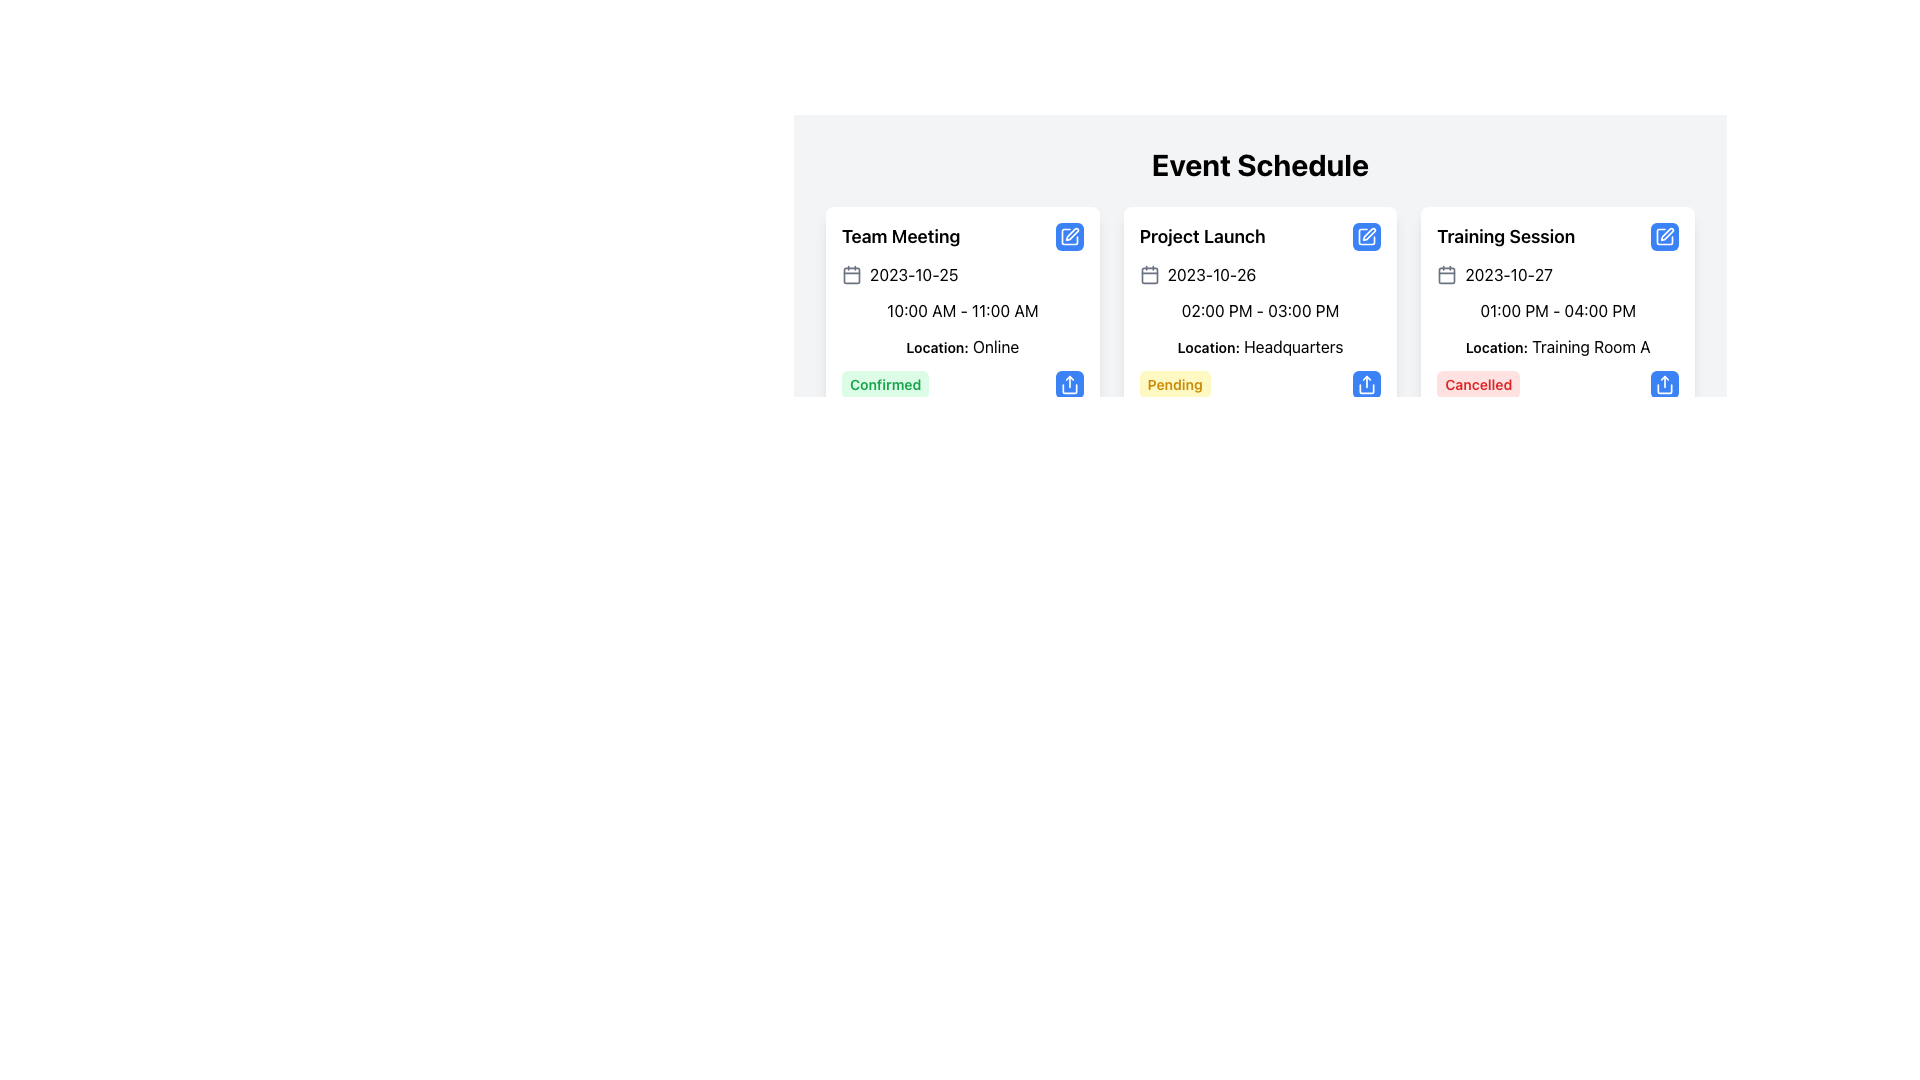 This screenshot has width=1920, height=1080. I want to click on the 'Share' button located at the bottom-right corner of the 'Training Session' card, so click(1665, 385).